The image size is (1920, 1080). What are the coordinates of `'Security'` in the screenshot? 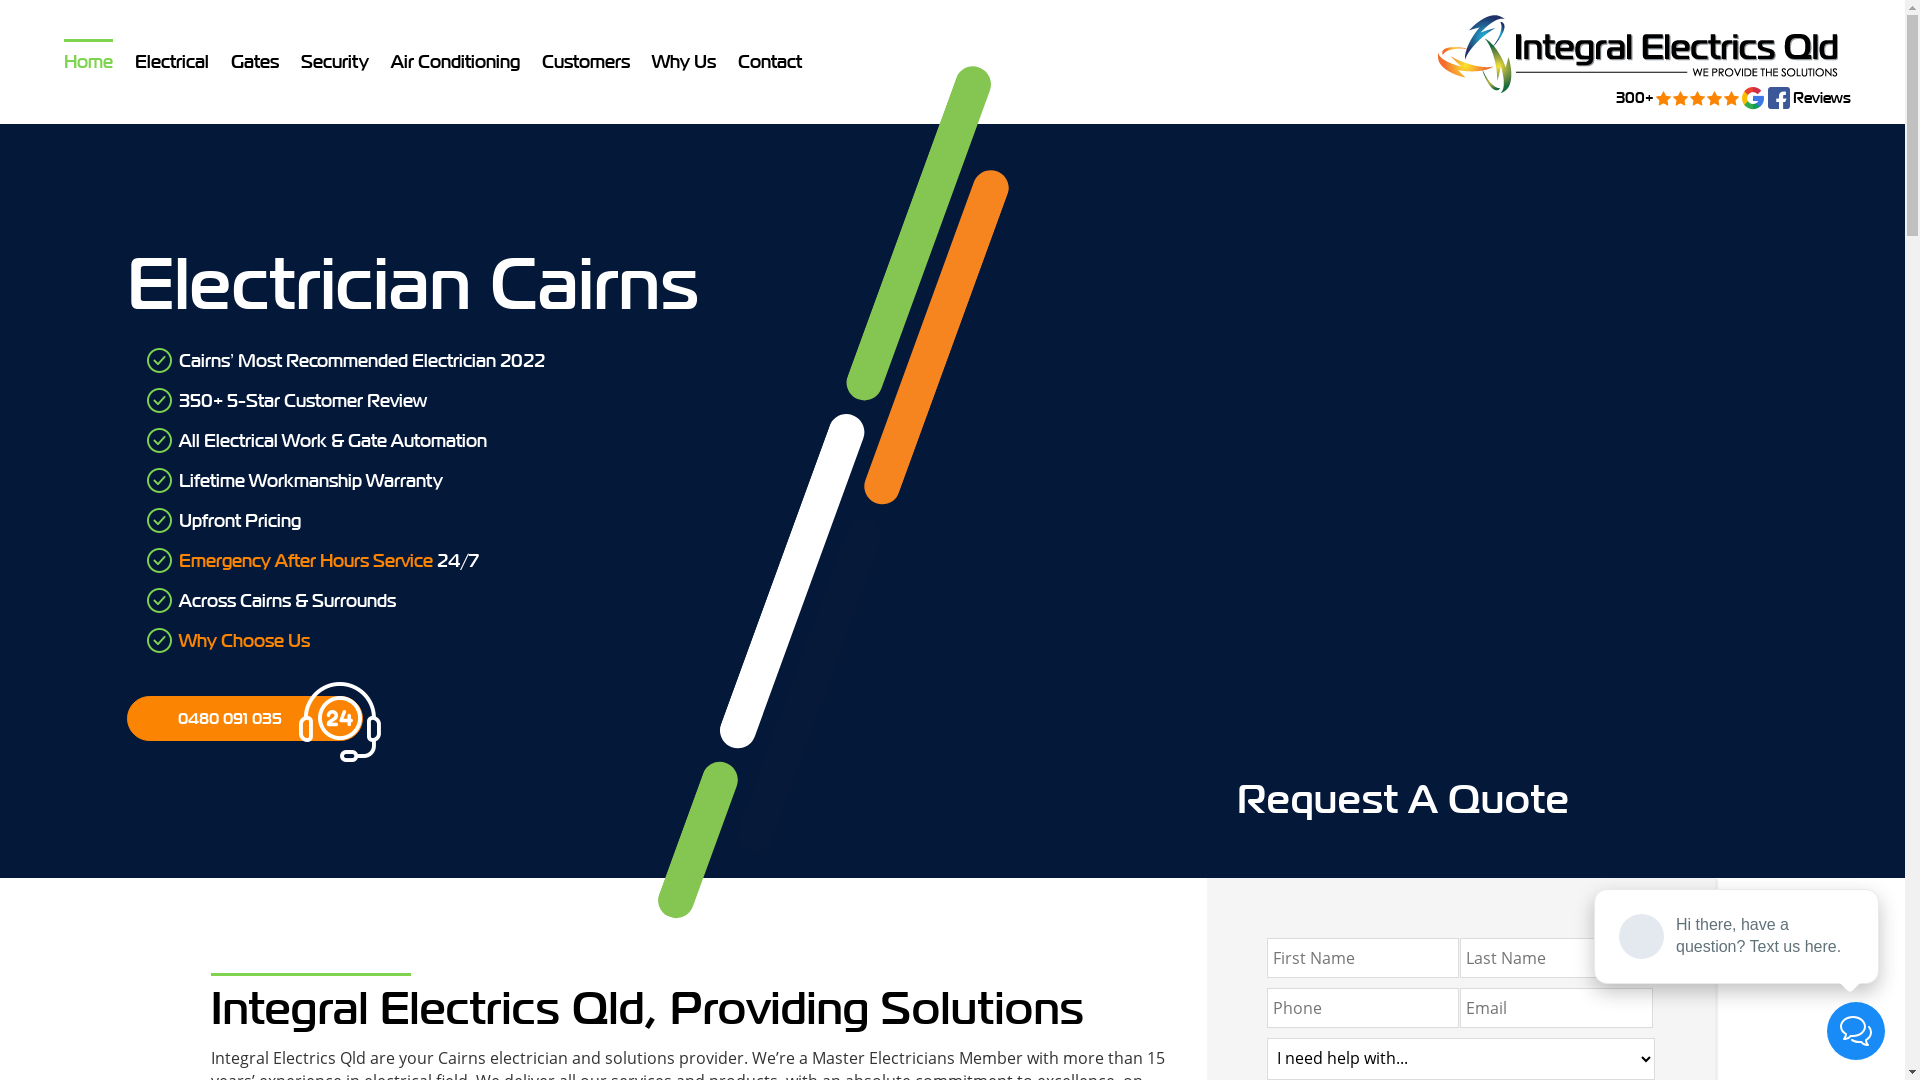 It's located at (335, 60).